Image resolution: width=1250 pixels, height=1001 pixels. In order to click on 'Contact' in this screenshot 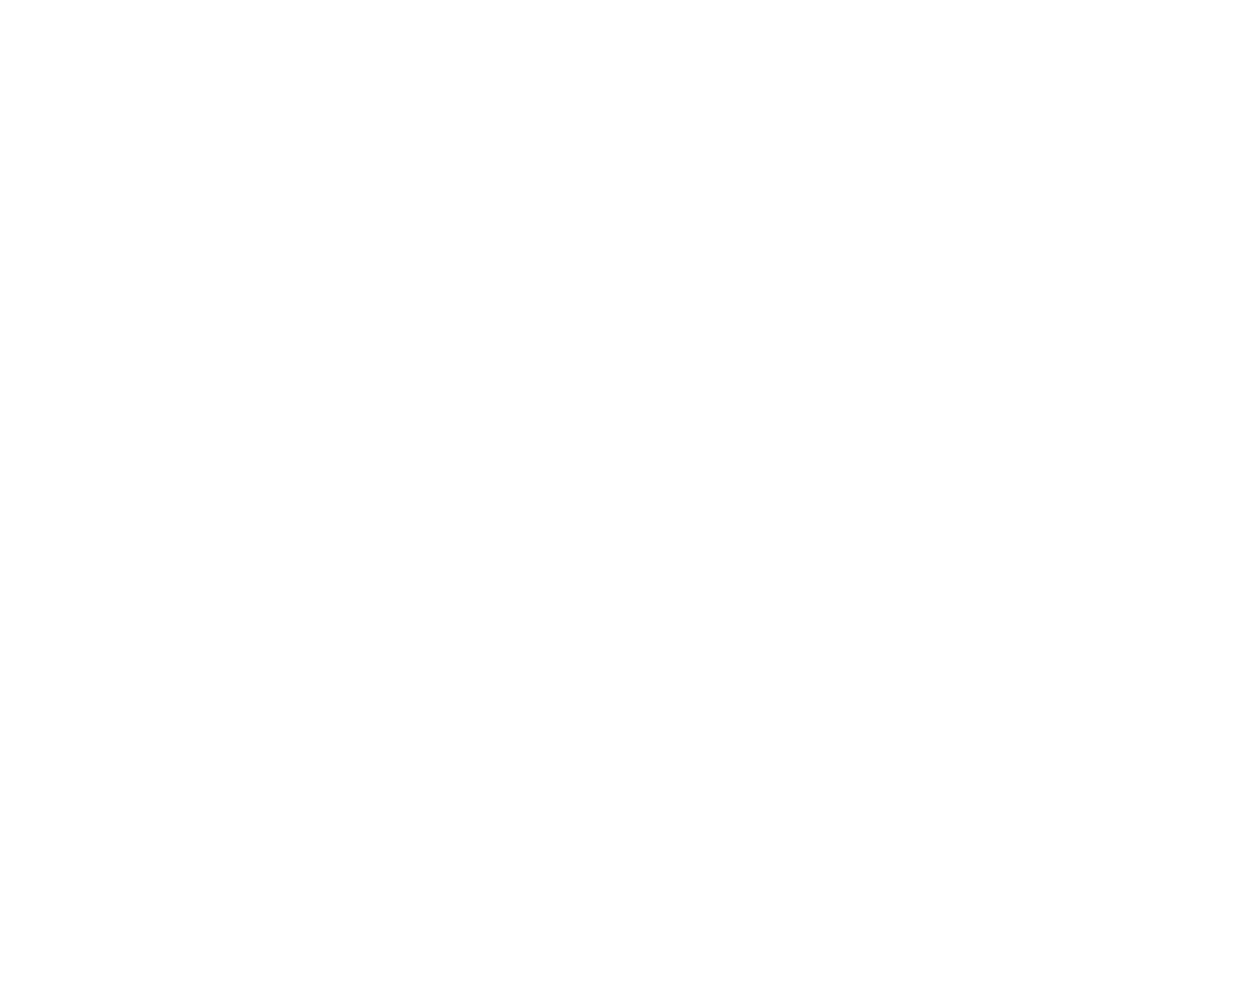, I will do `click(8, 450)`.